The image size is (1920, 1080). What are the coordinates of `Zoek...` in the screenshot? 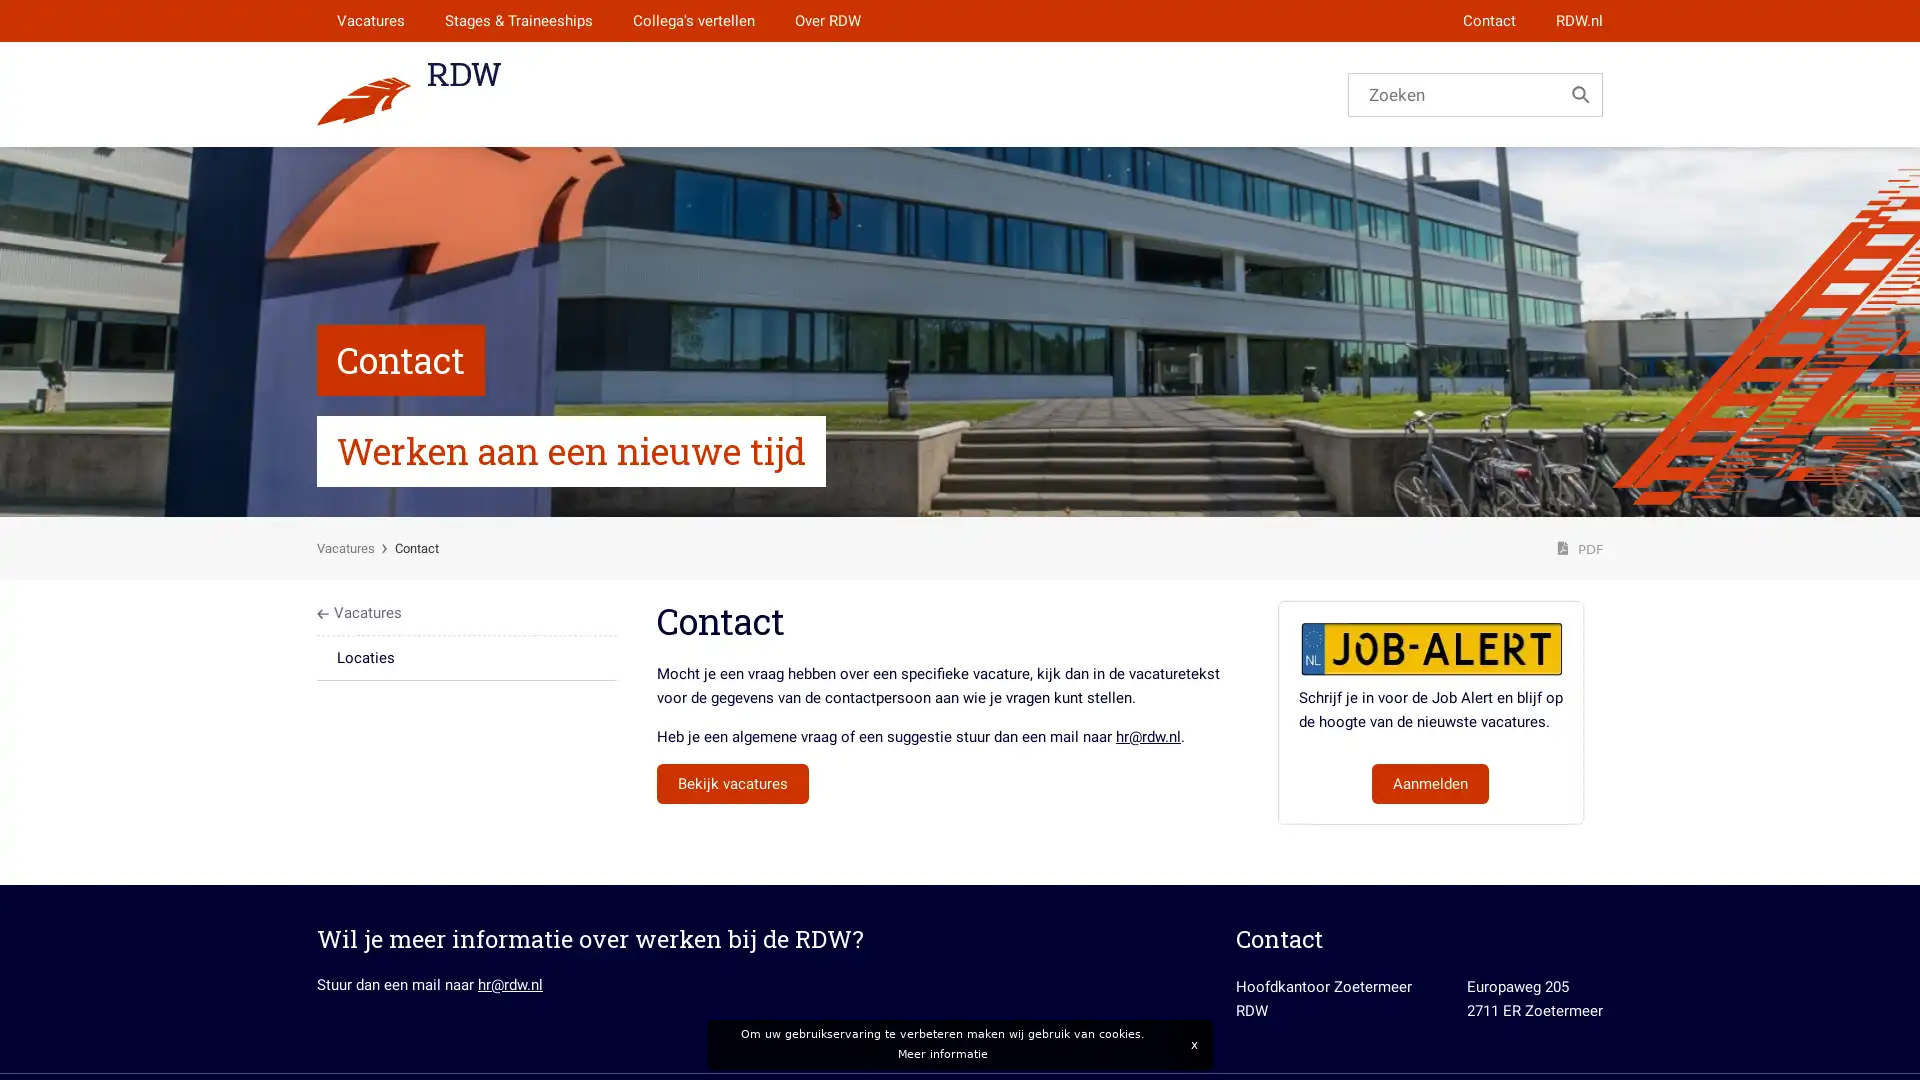 It's located at (1579, 93).